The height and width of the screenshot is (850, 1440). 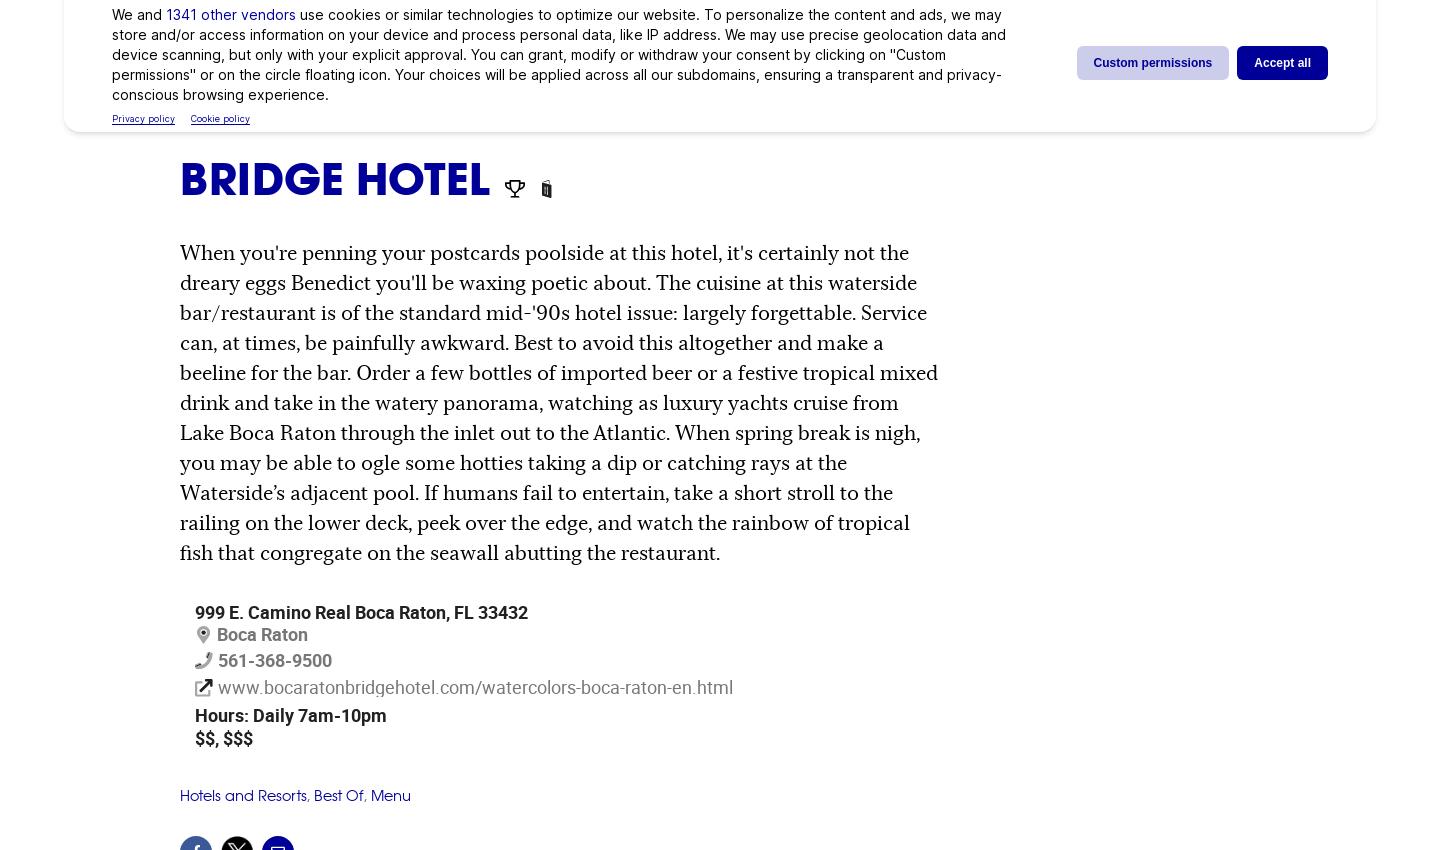 What do you see at coordinates (314, 794) in the screenshot?
I see `'Best Of'` at bounding box center [314, 794].